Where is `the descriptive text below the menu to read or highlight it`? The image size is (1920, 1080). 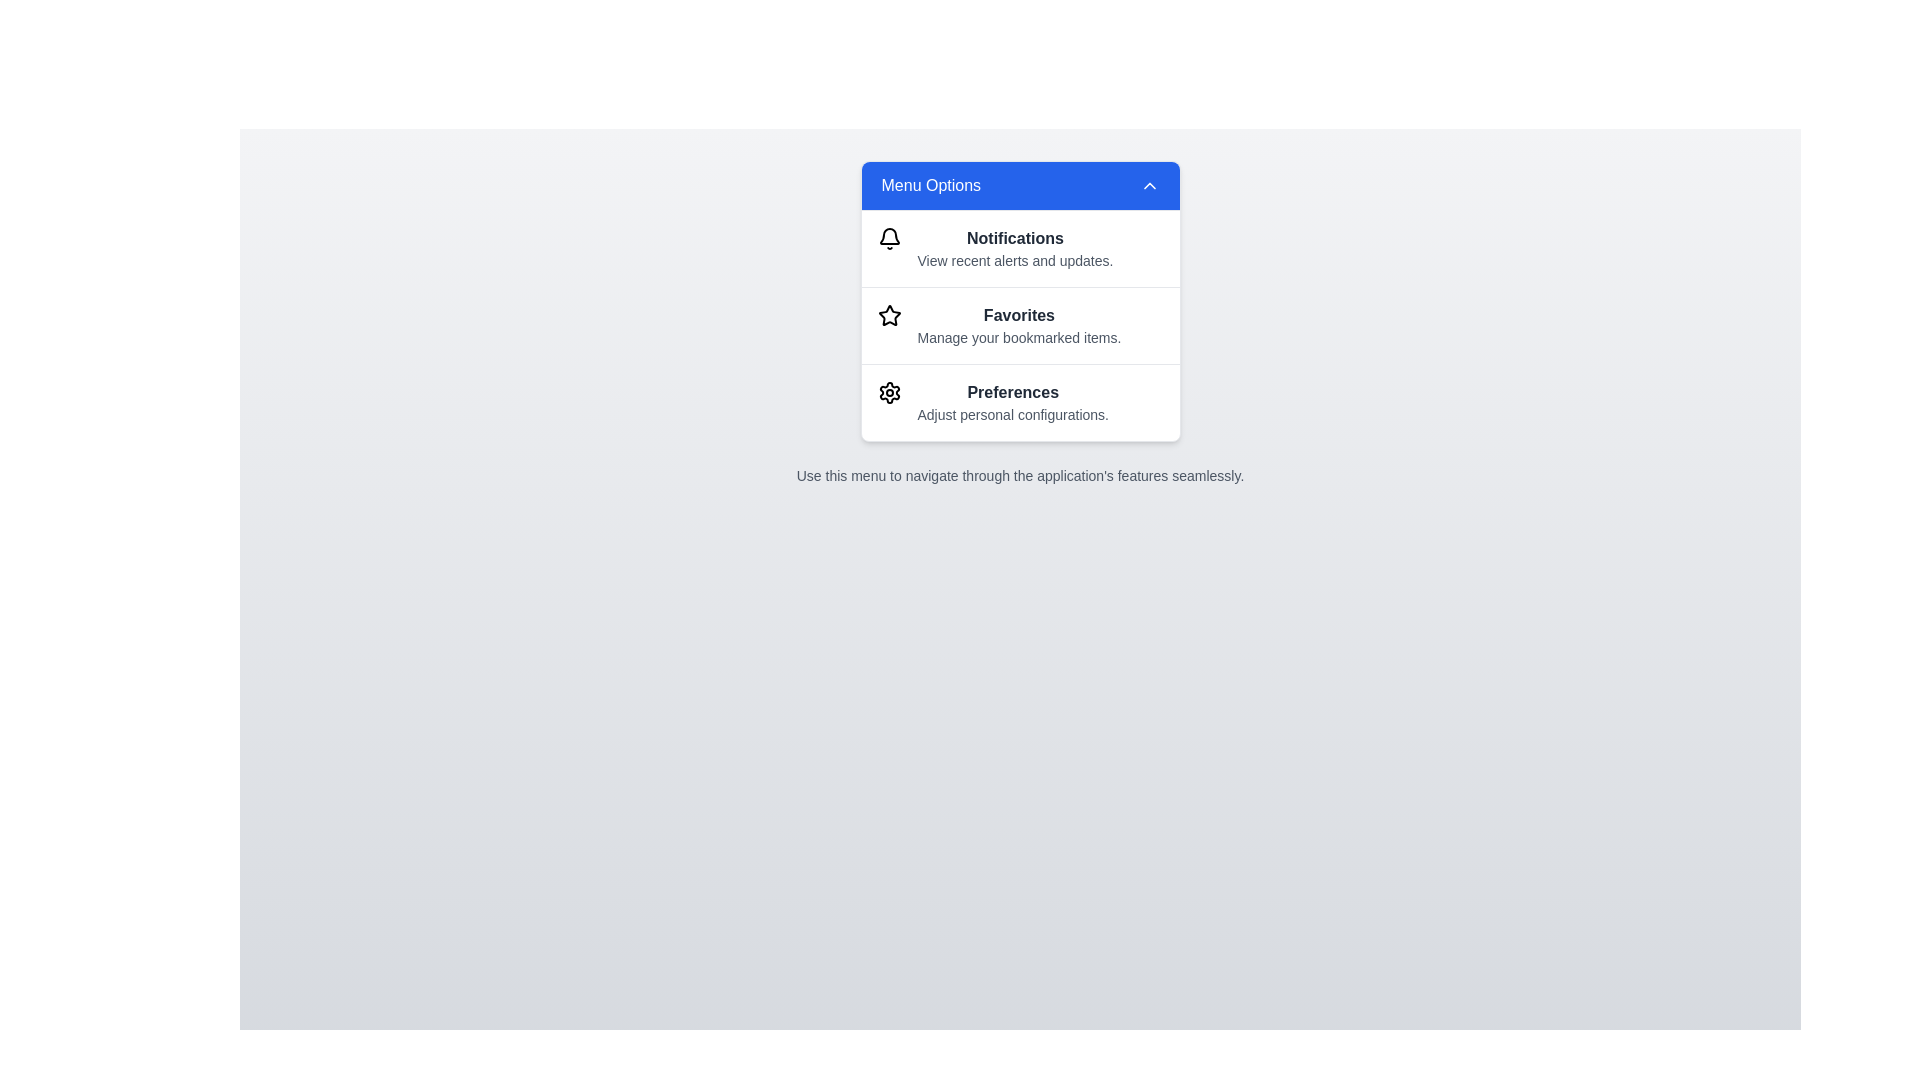
the descriptive text below the menu to read or highlight it is located at coordinates (1020, 475).